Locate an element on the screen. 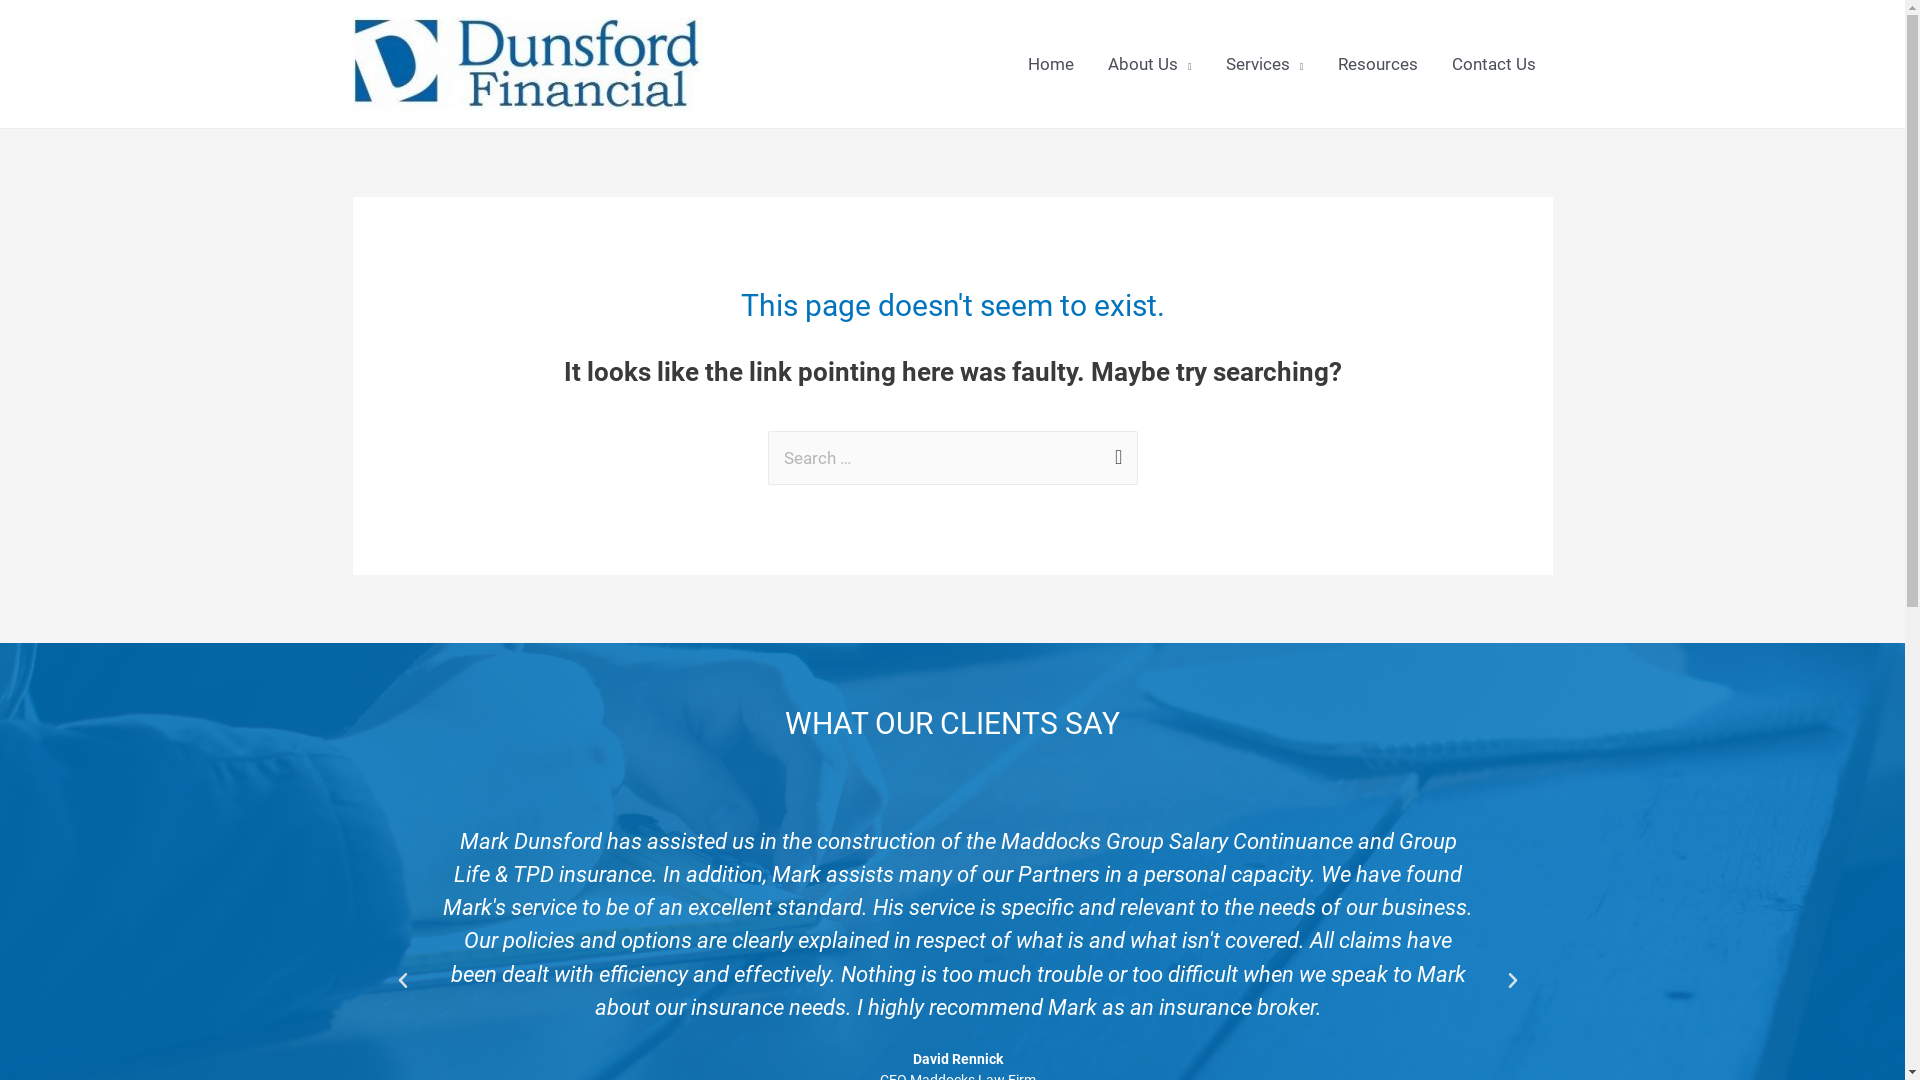  'Search' is located at coordinates (1113, 451).